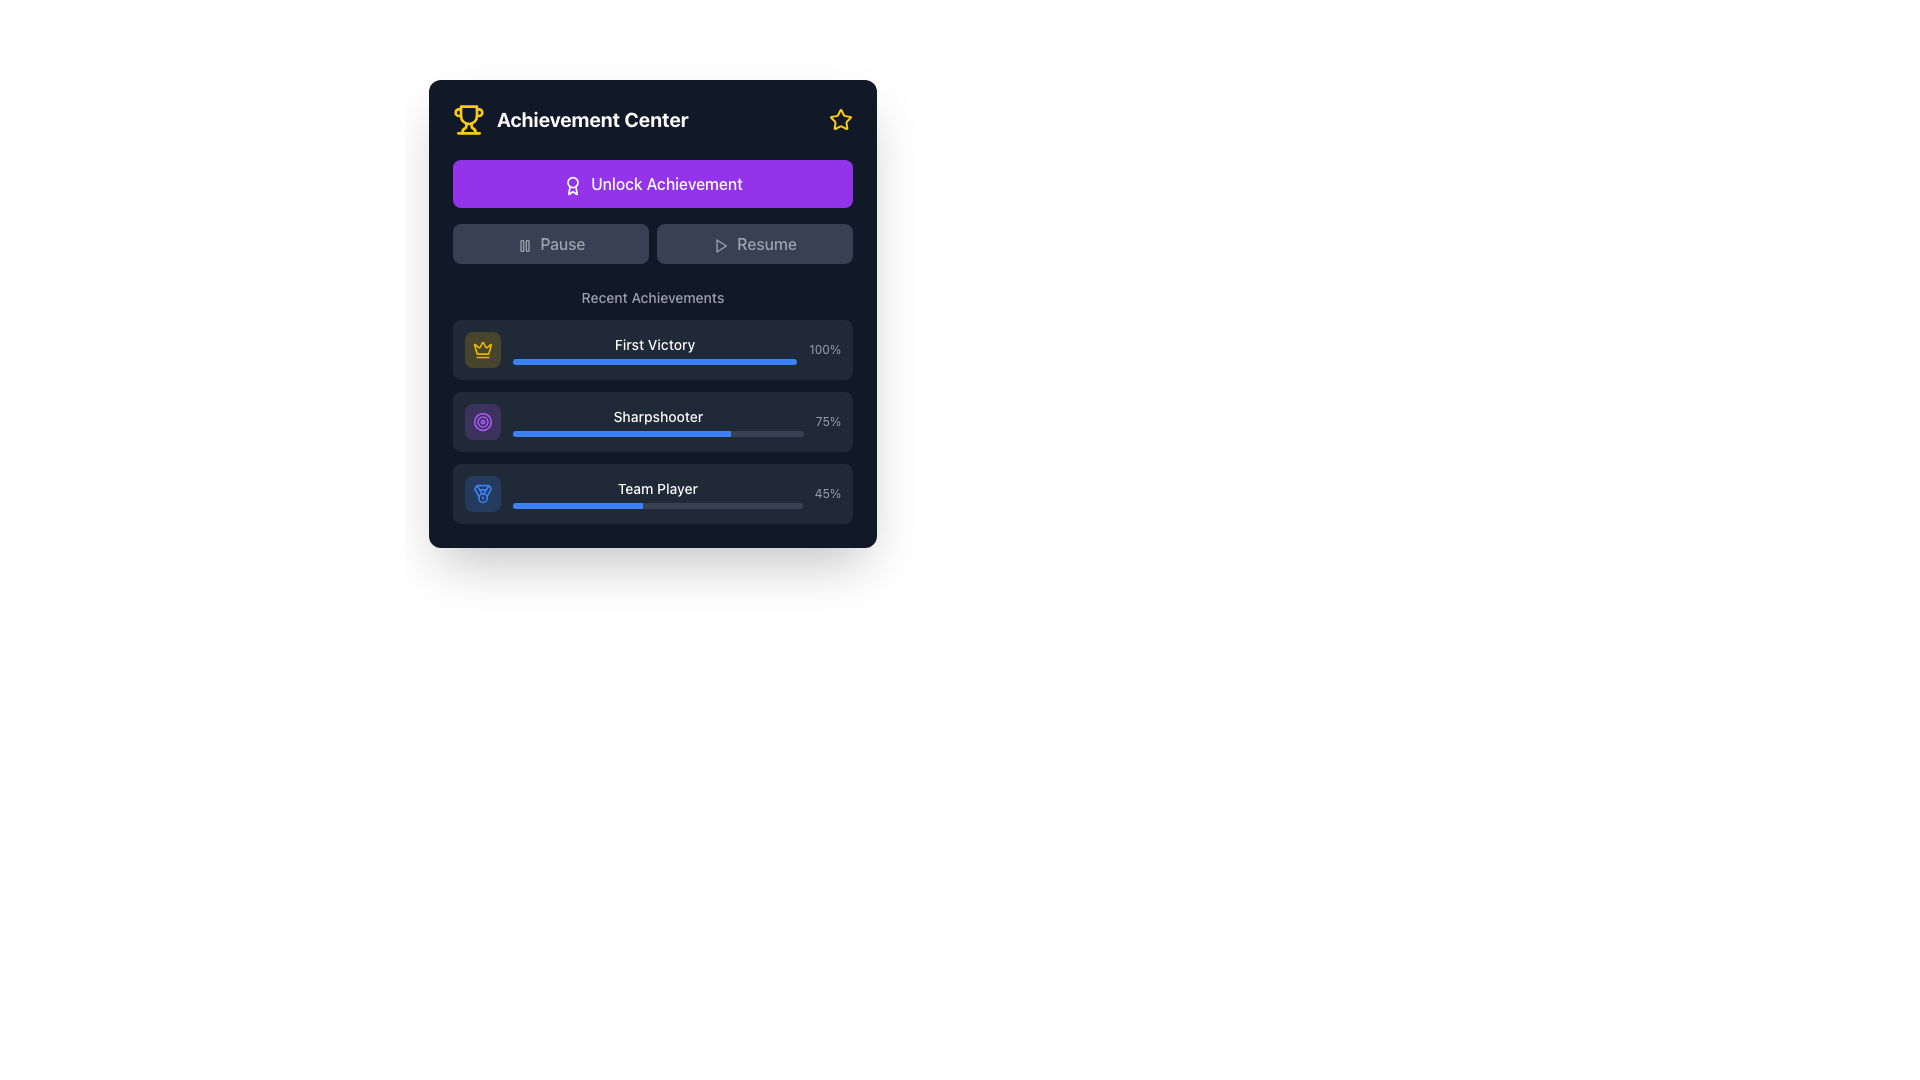  Describe the element at coordinates (551, 242) in the screenshot. I see `the 'Pause' button, which is a rectangular button with rounded corners and a dark gray background` at that location.